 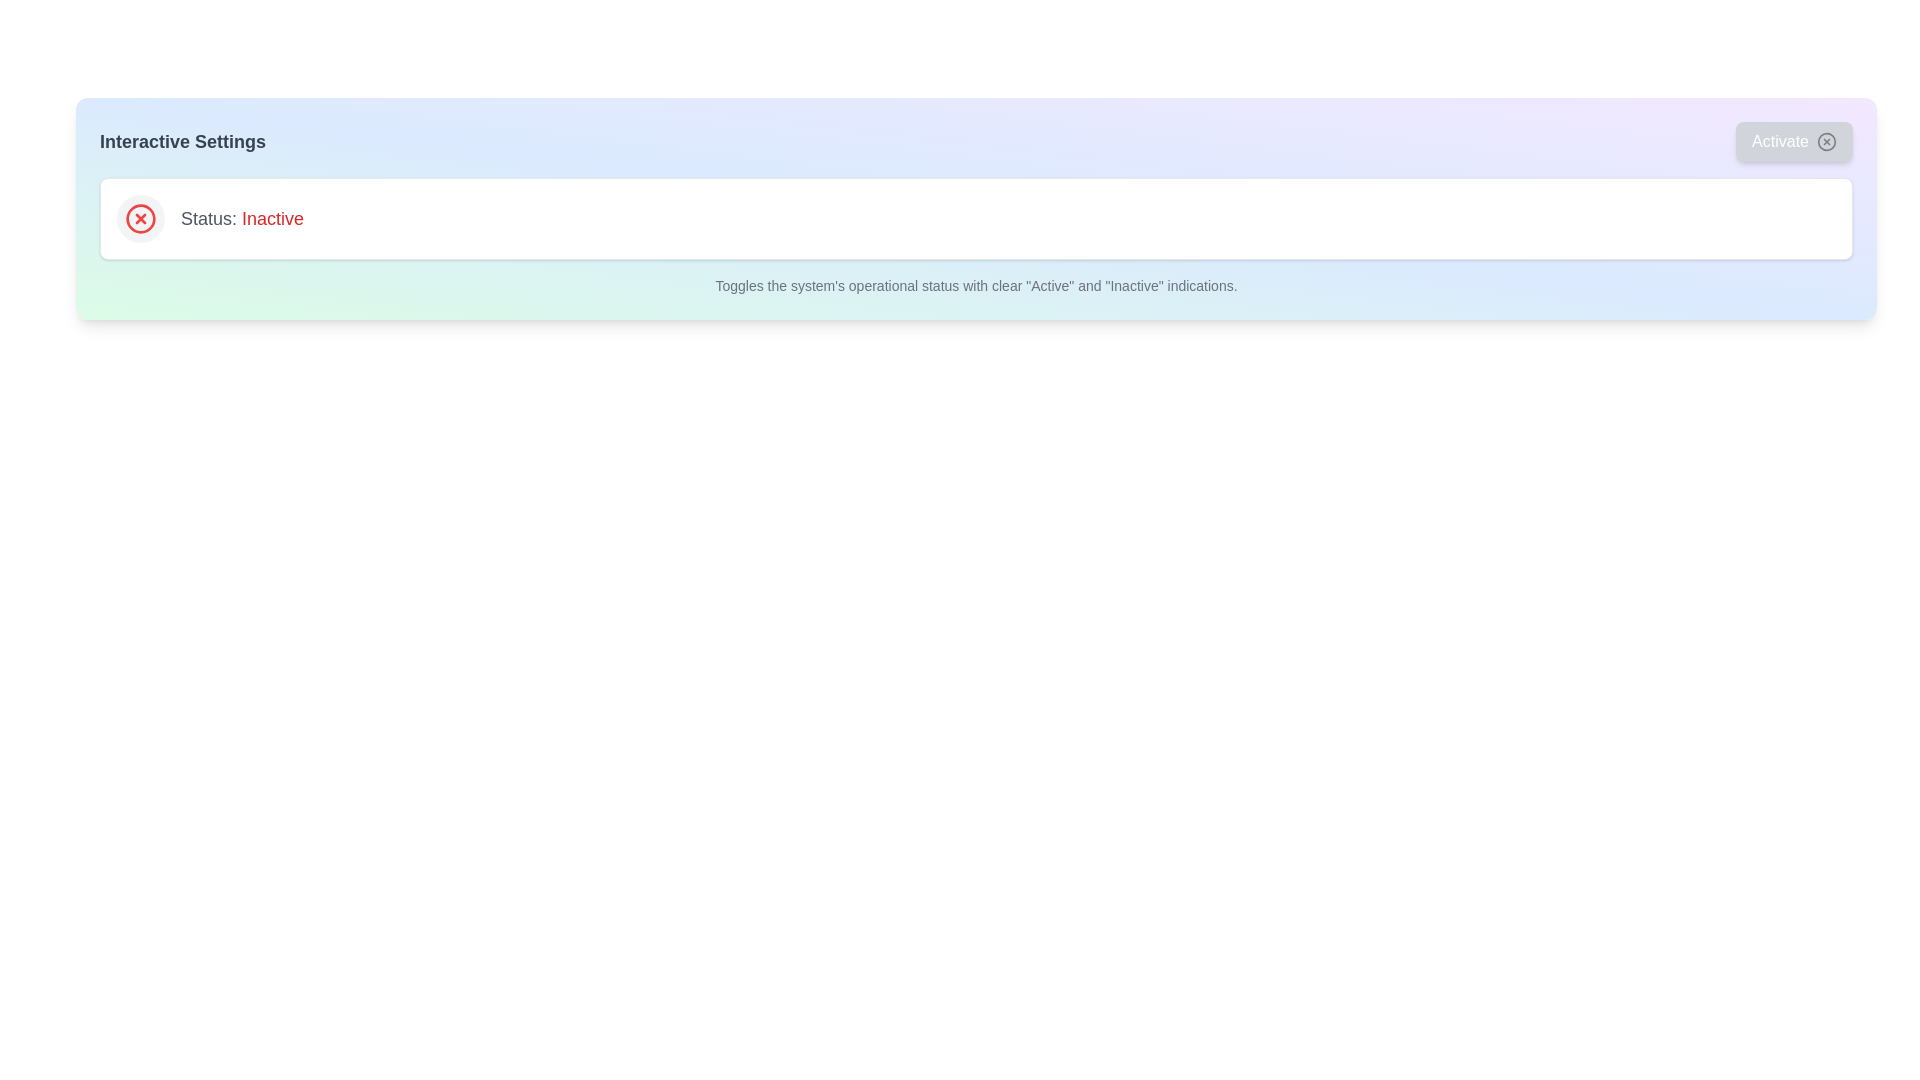 I want to click on the dismiss cross icon located in the top-right corner of the gray 'Activate' button within the 'Interactive Settings' panel, so click(x=1827, y=141).